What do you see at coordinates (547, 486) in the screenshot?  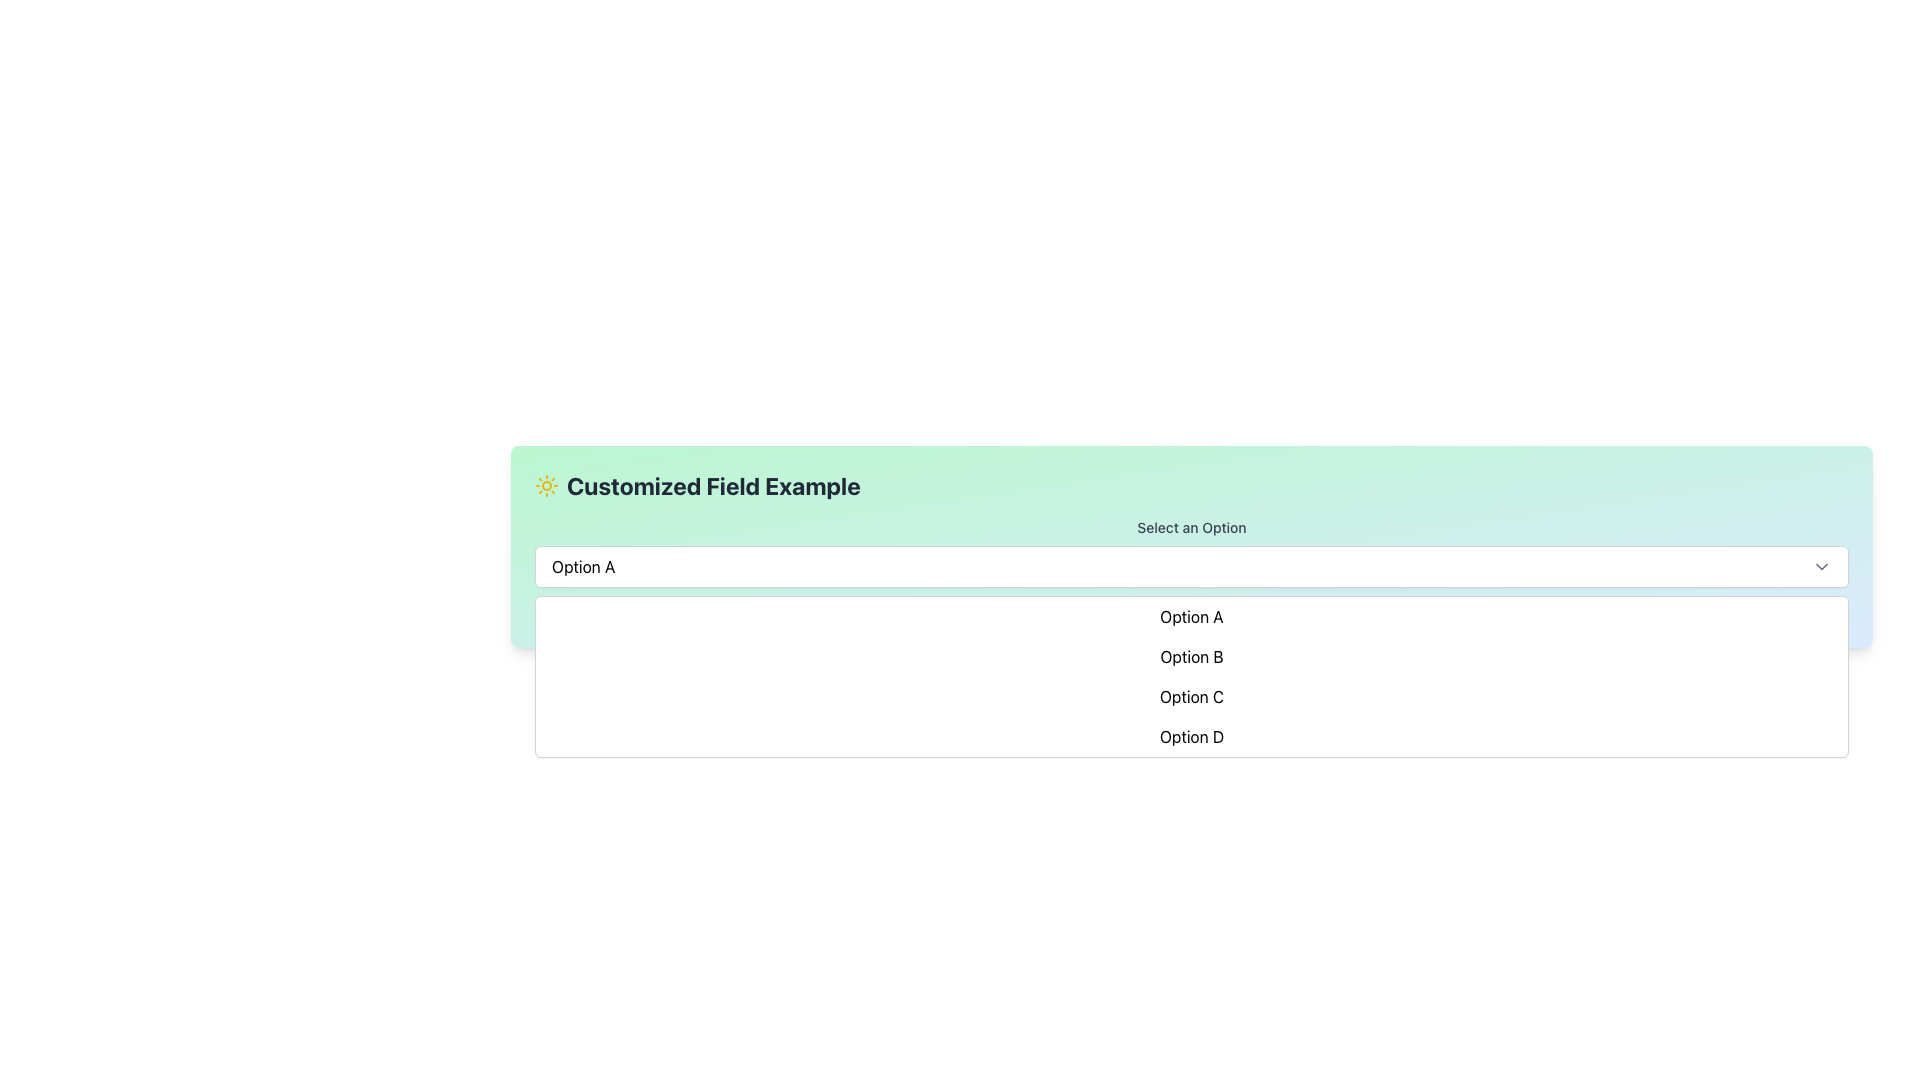 I see `the Decorative Icon located in the top-left corner of the header section, just left of the text 'Customized Field Example'` at bounding box center [547, 486].